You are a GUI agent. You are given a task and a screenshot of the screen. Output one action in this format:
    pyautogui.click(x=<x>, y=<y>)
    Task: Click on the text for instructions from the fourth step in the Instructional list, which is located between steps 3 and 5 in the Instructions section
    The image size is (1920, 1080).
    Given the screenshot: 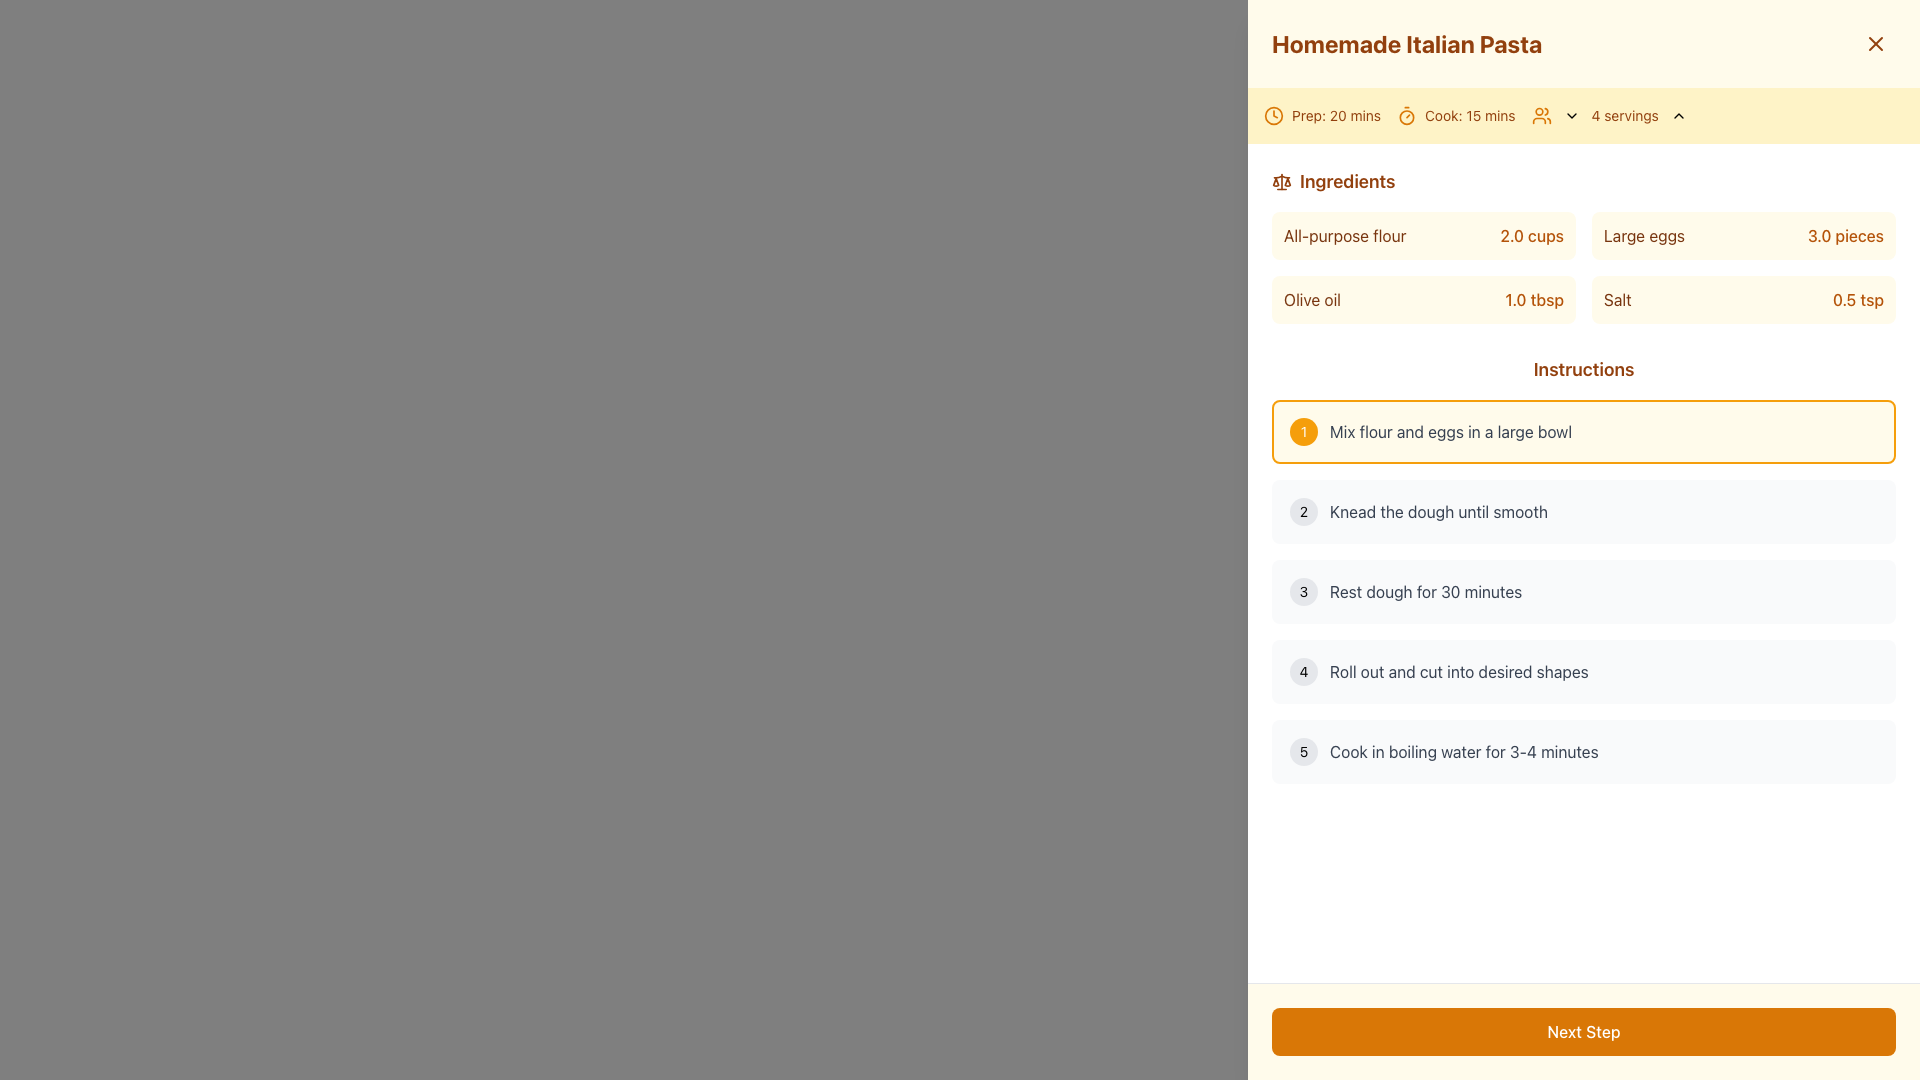 What is the action you would take?
    pyautogui.click(x=1583, y=671)
    